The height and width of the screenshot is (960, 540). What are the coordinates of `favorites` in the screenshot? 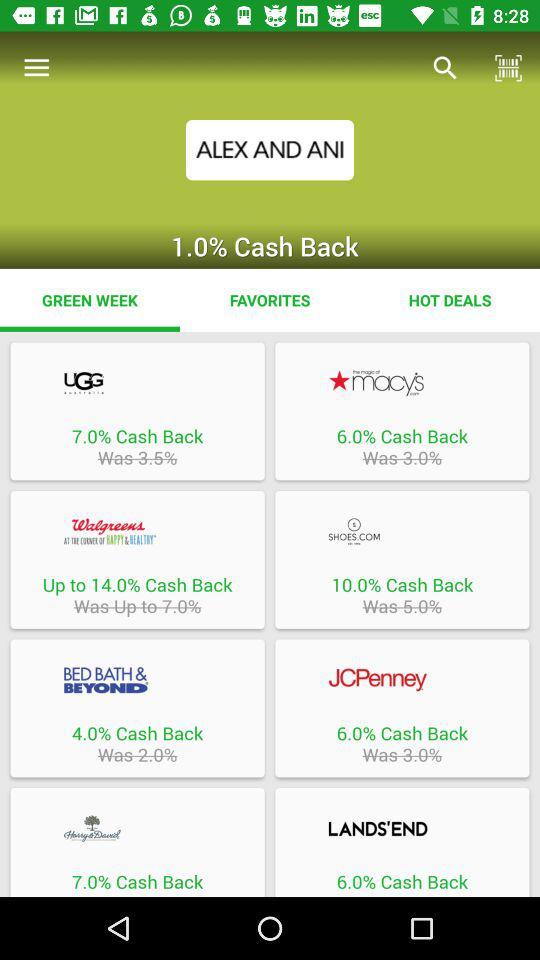 It's located at (270, 299).